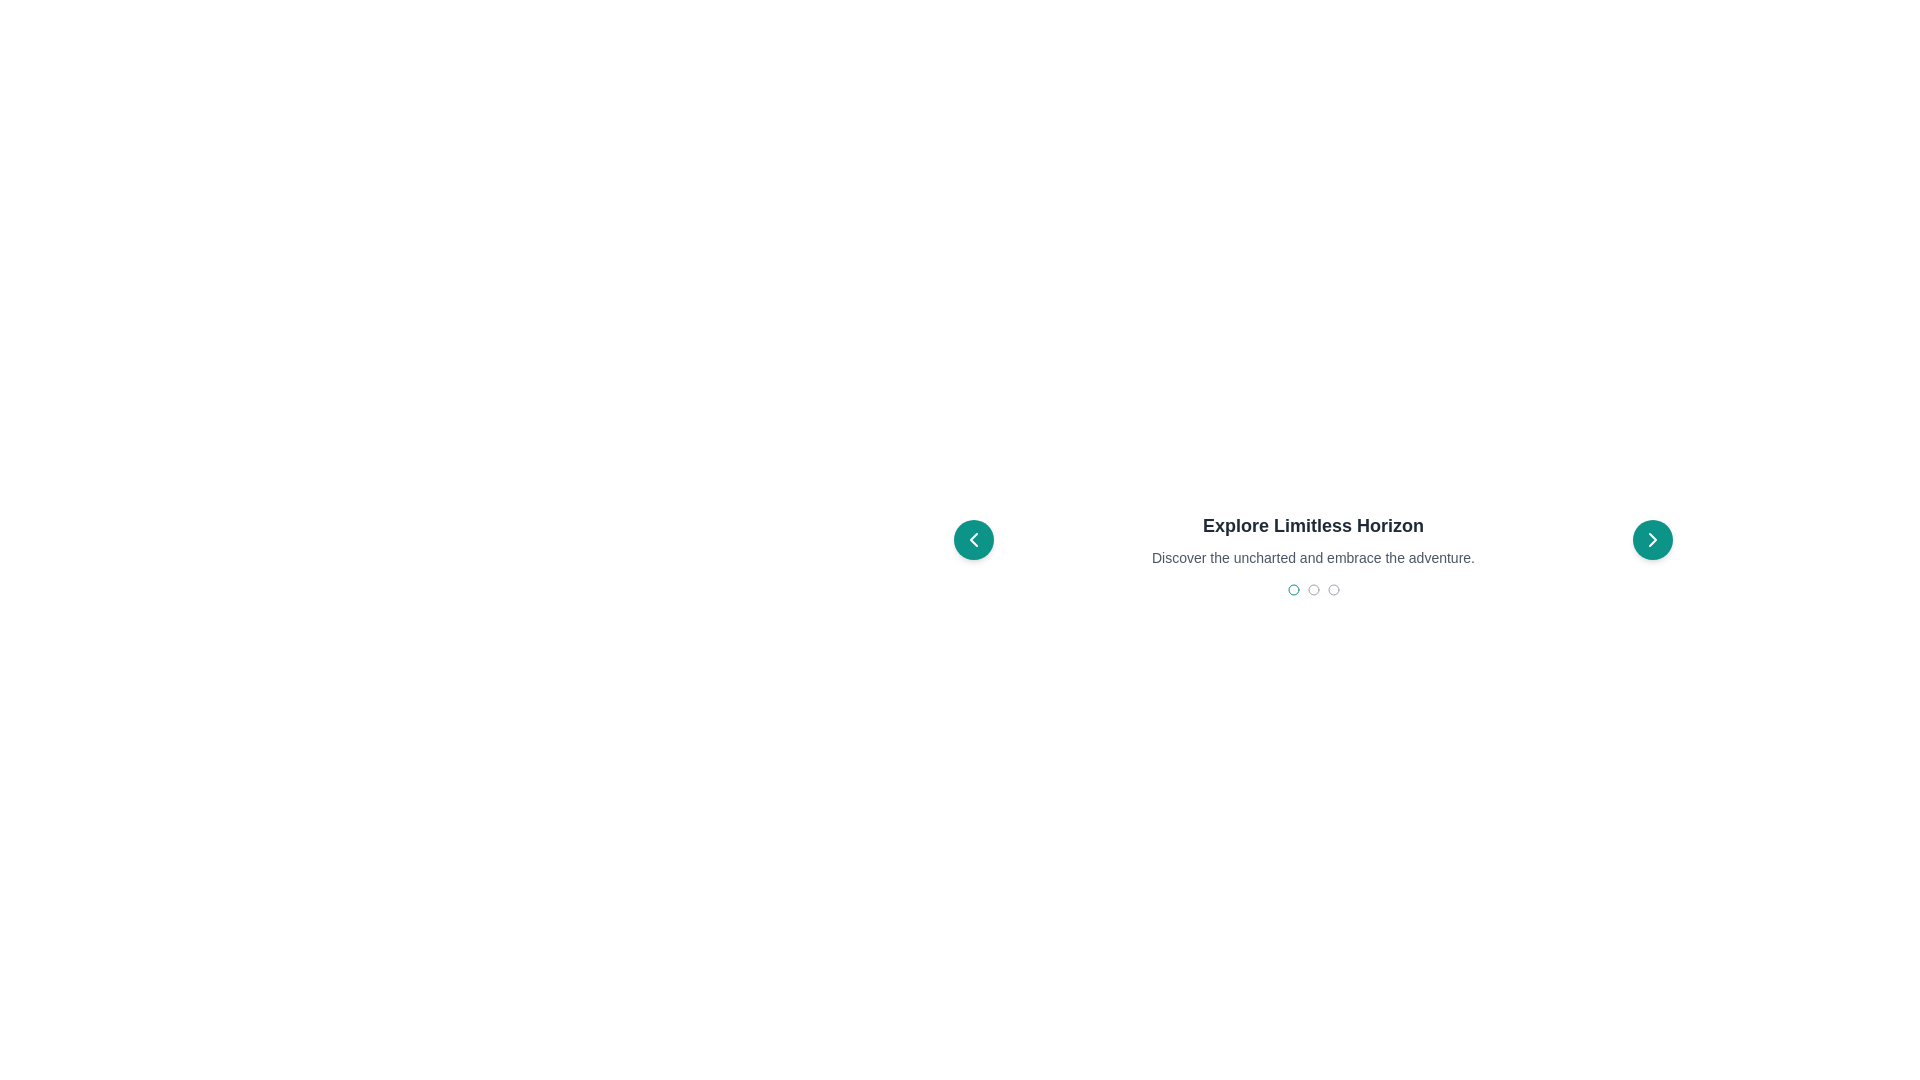 This screenshot has width=1920, height=1080. I want to click on the headline 'Explore Limitless Horizon', so click(1313, 554).